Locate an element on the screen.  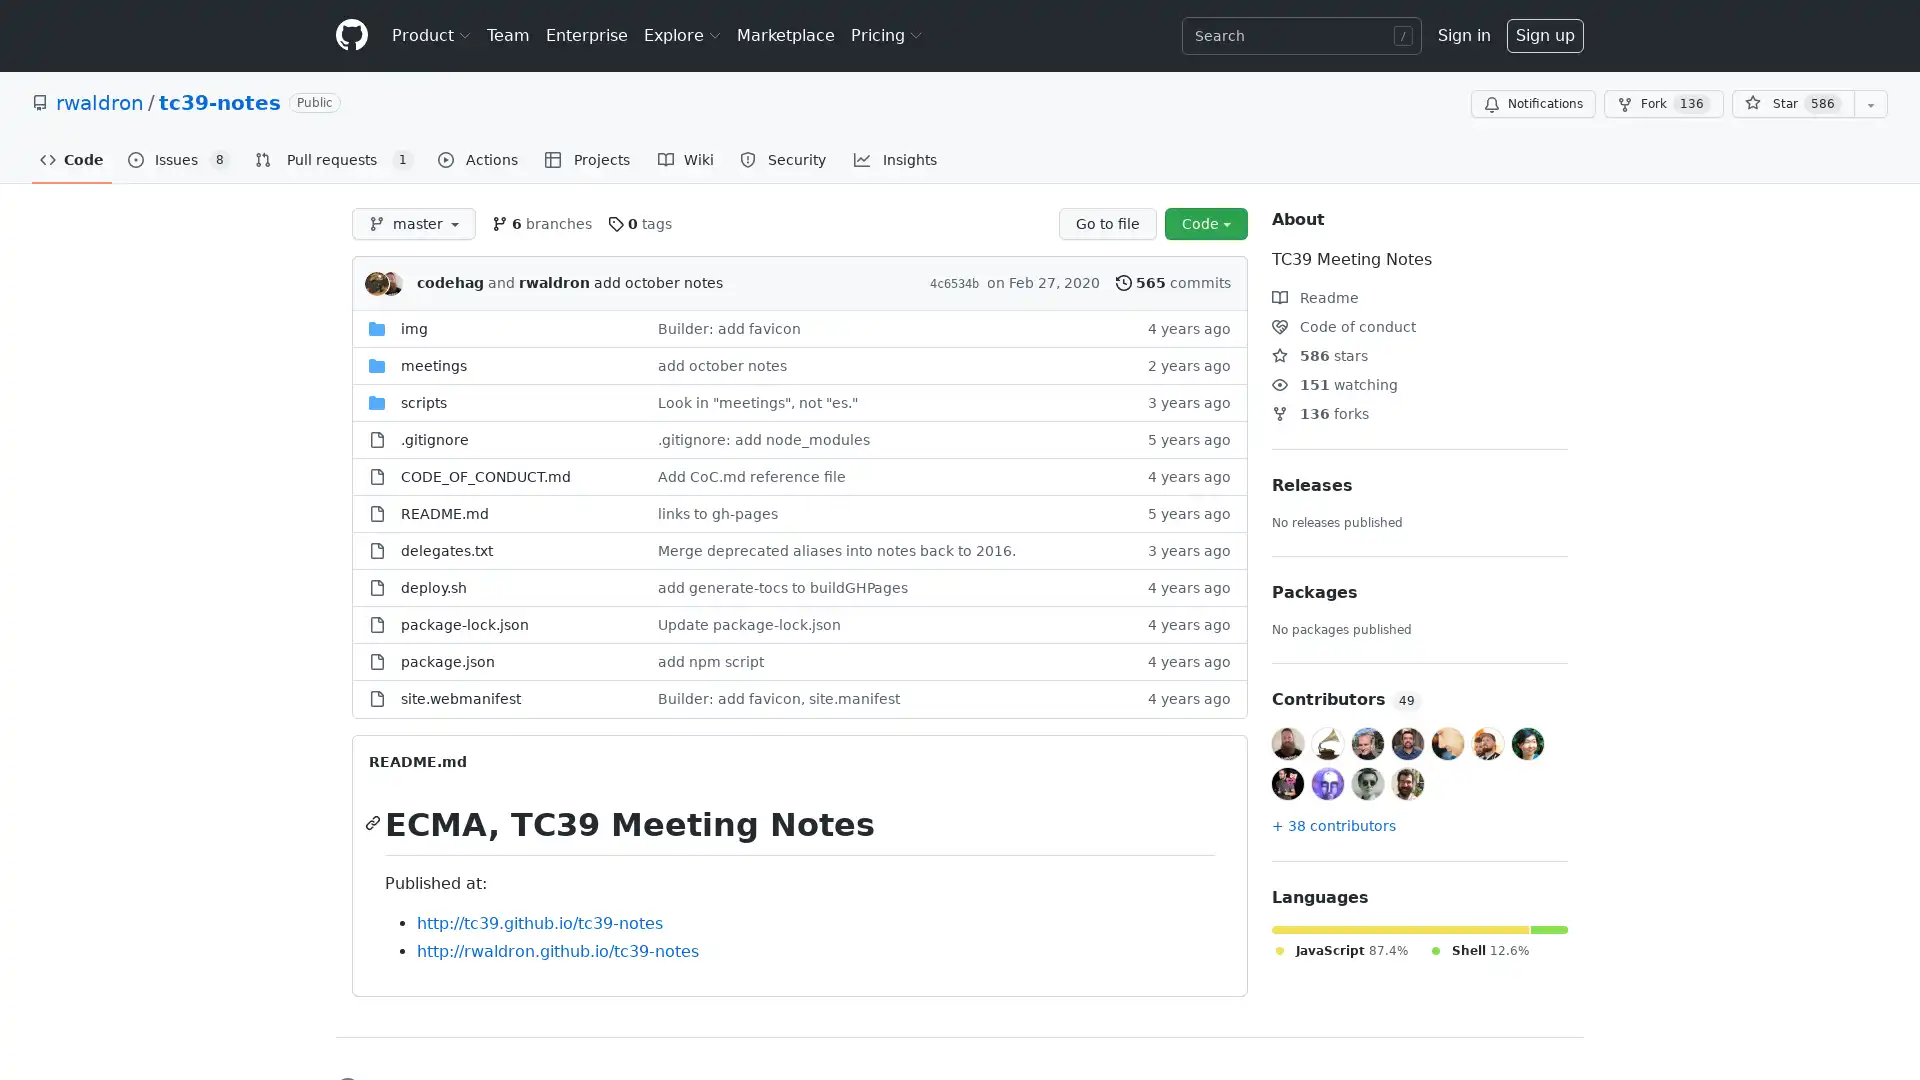
You must be signed in to add this repository to a list is located at coordinates (1870, 104).